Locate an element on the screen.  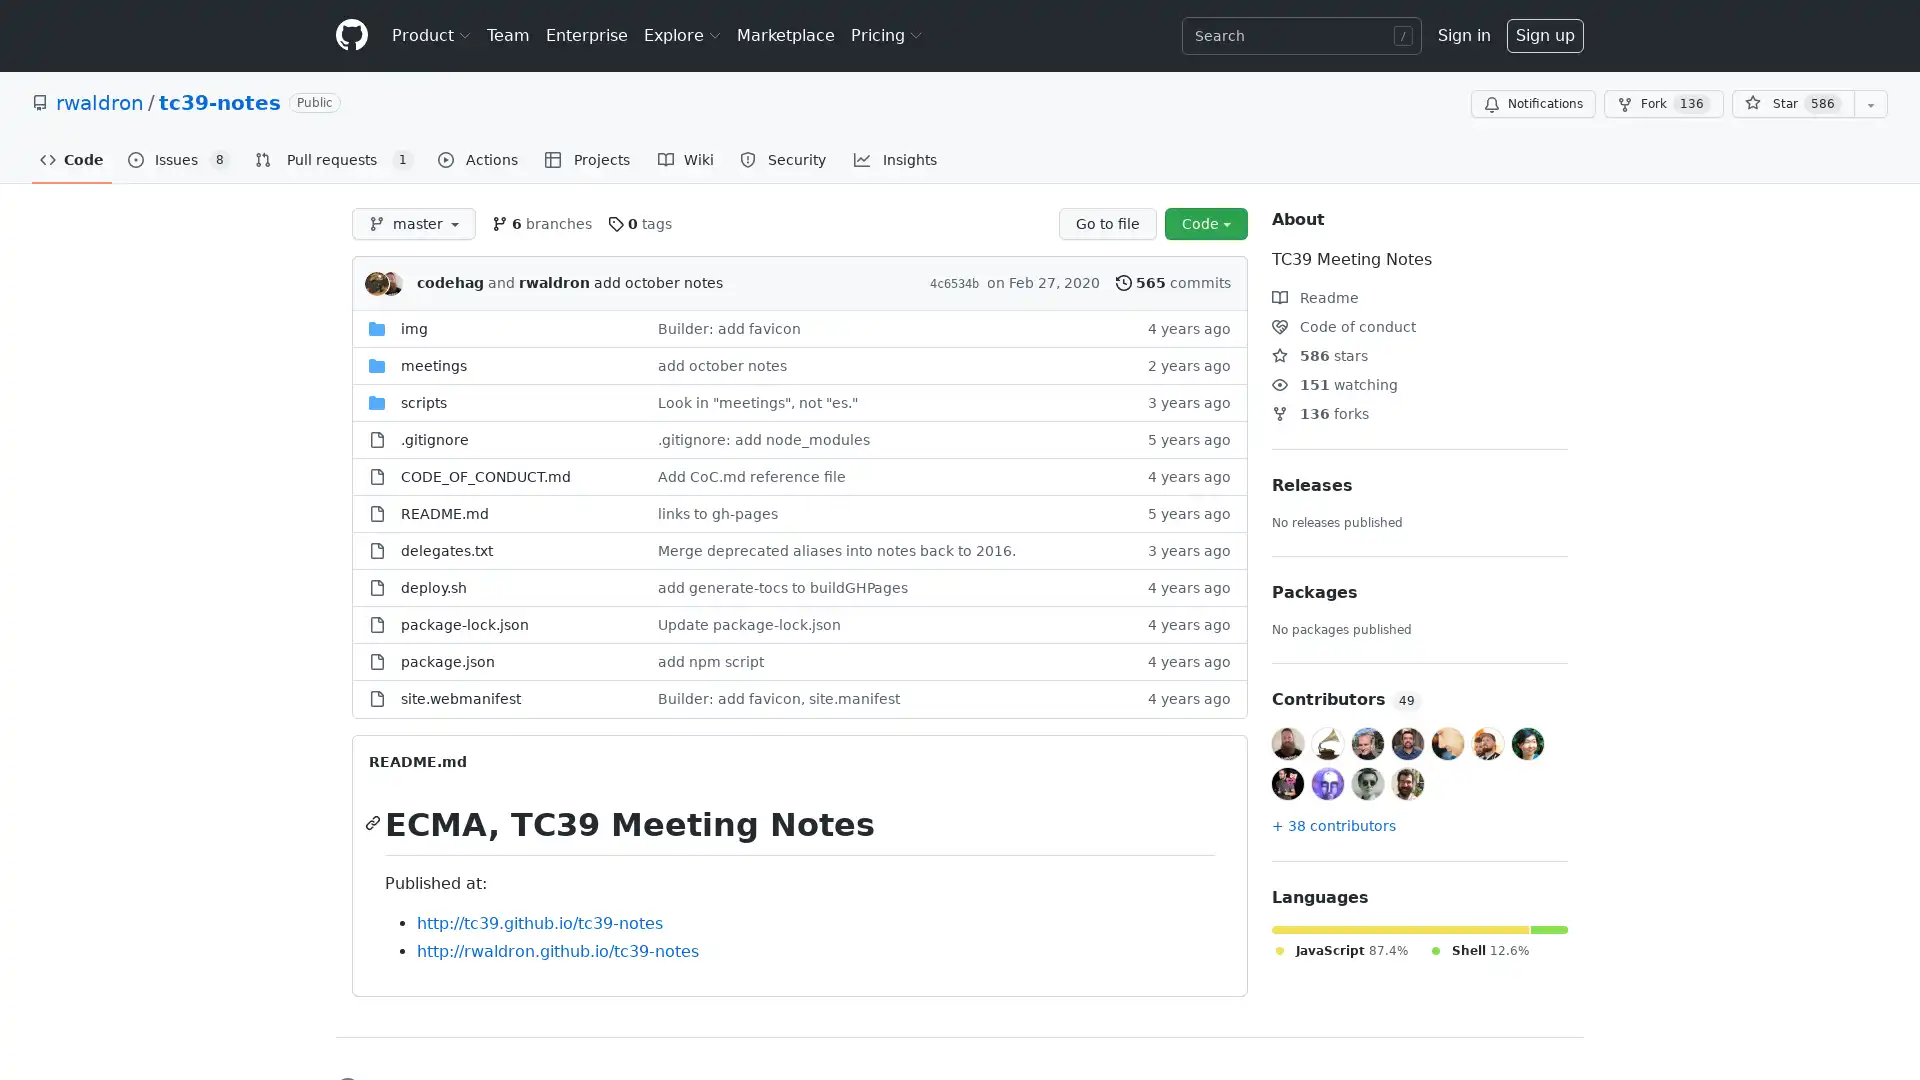
You must be signed in to add this repository to a list is located at coordinates (1870, 104).